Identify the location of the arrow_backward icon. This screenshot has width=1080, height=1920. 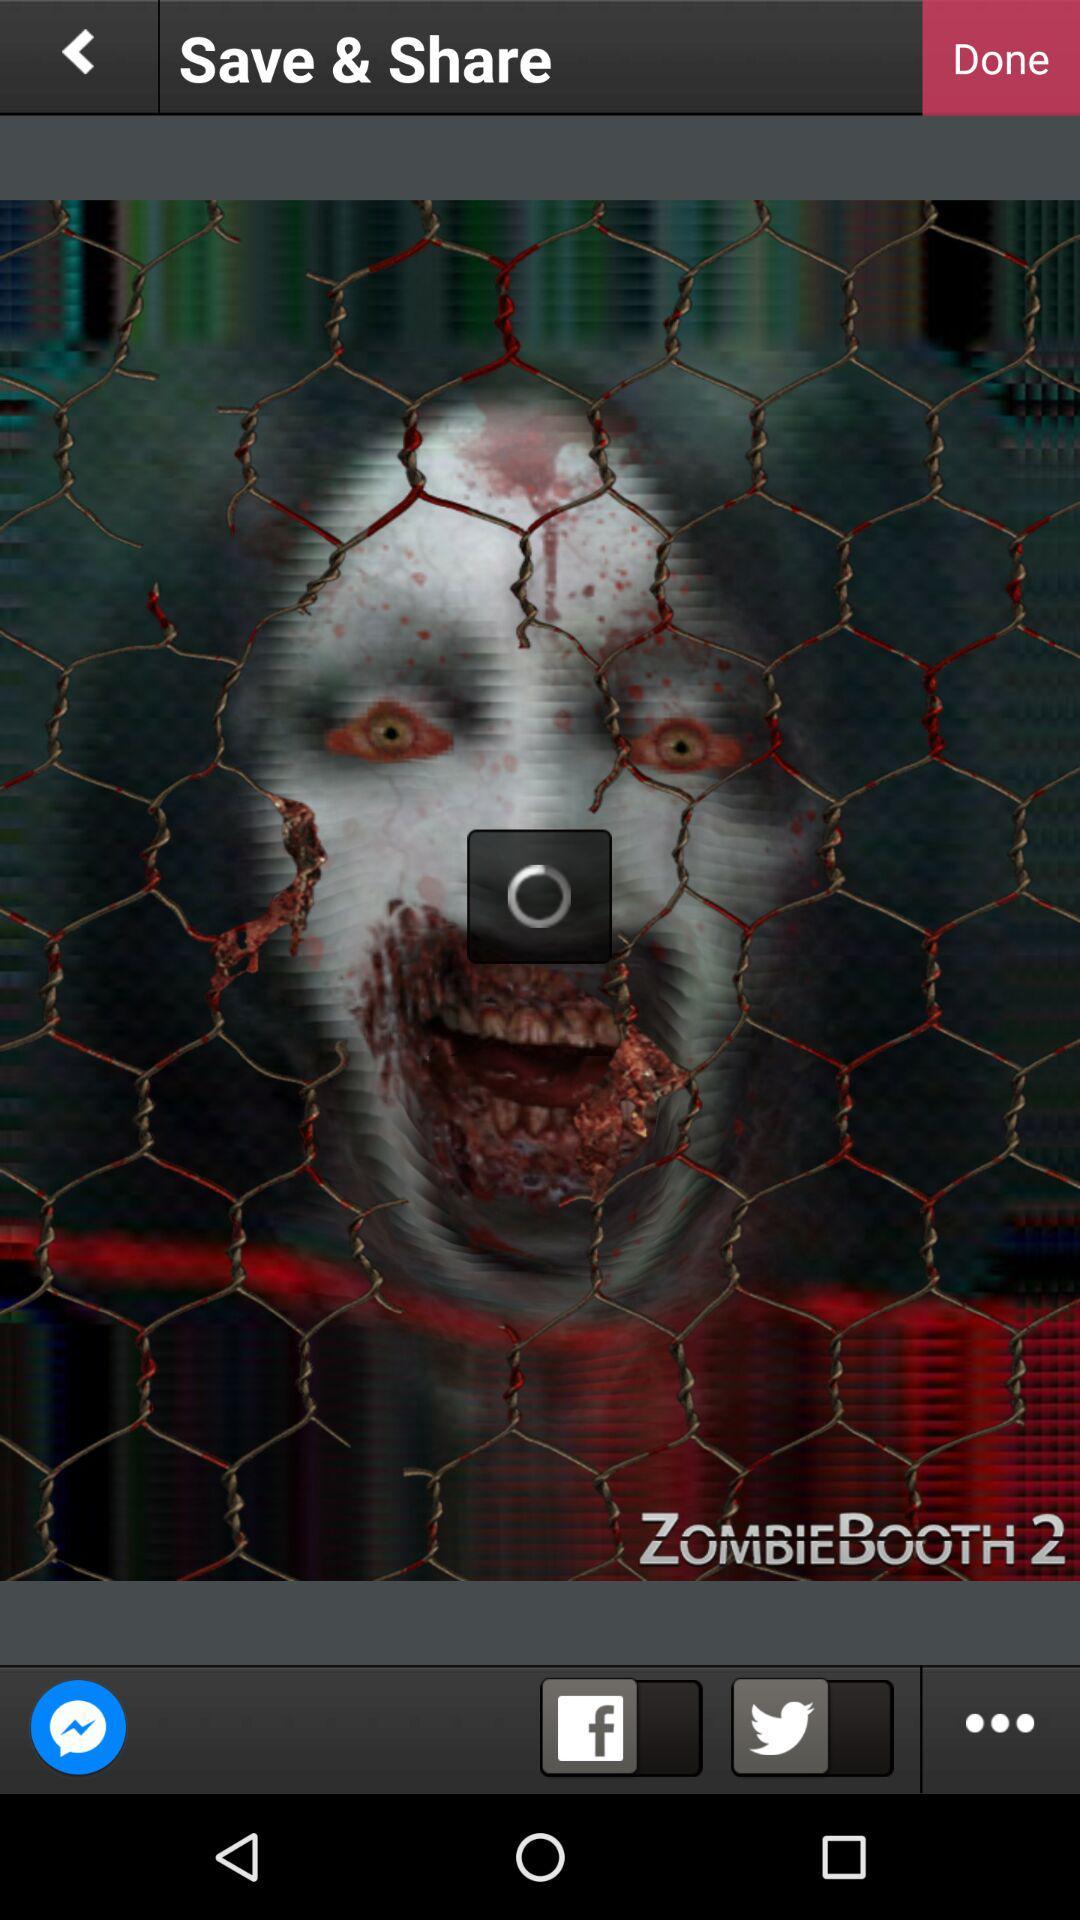
(77, 61).